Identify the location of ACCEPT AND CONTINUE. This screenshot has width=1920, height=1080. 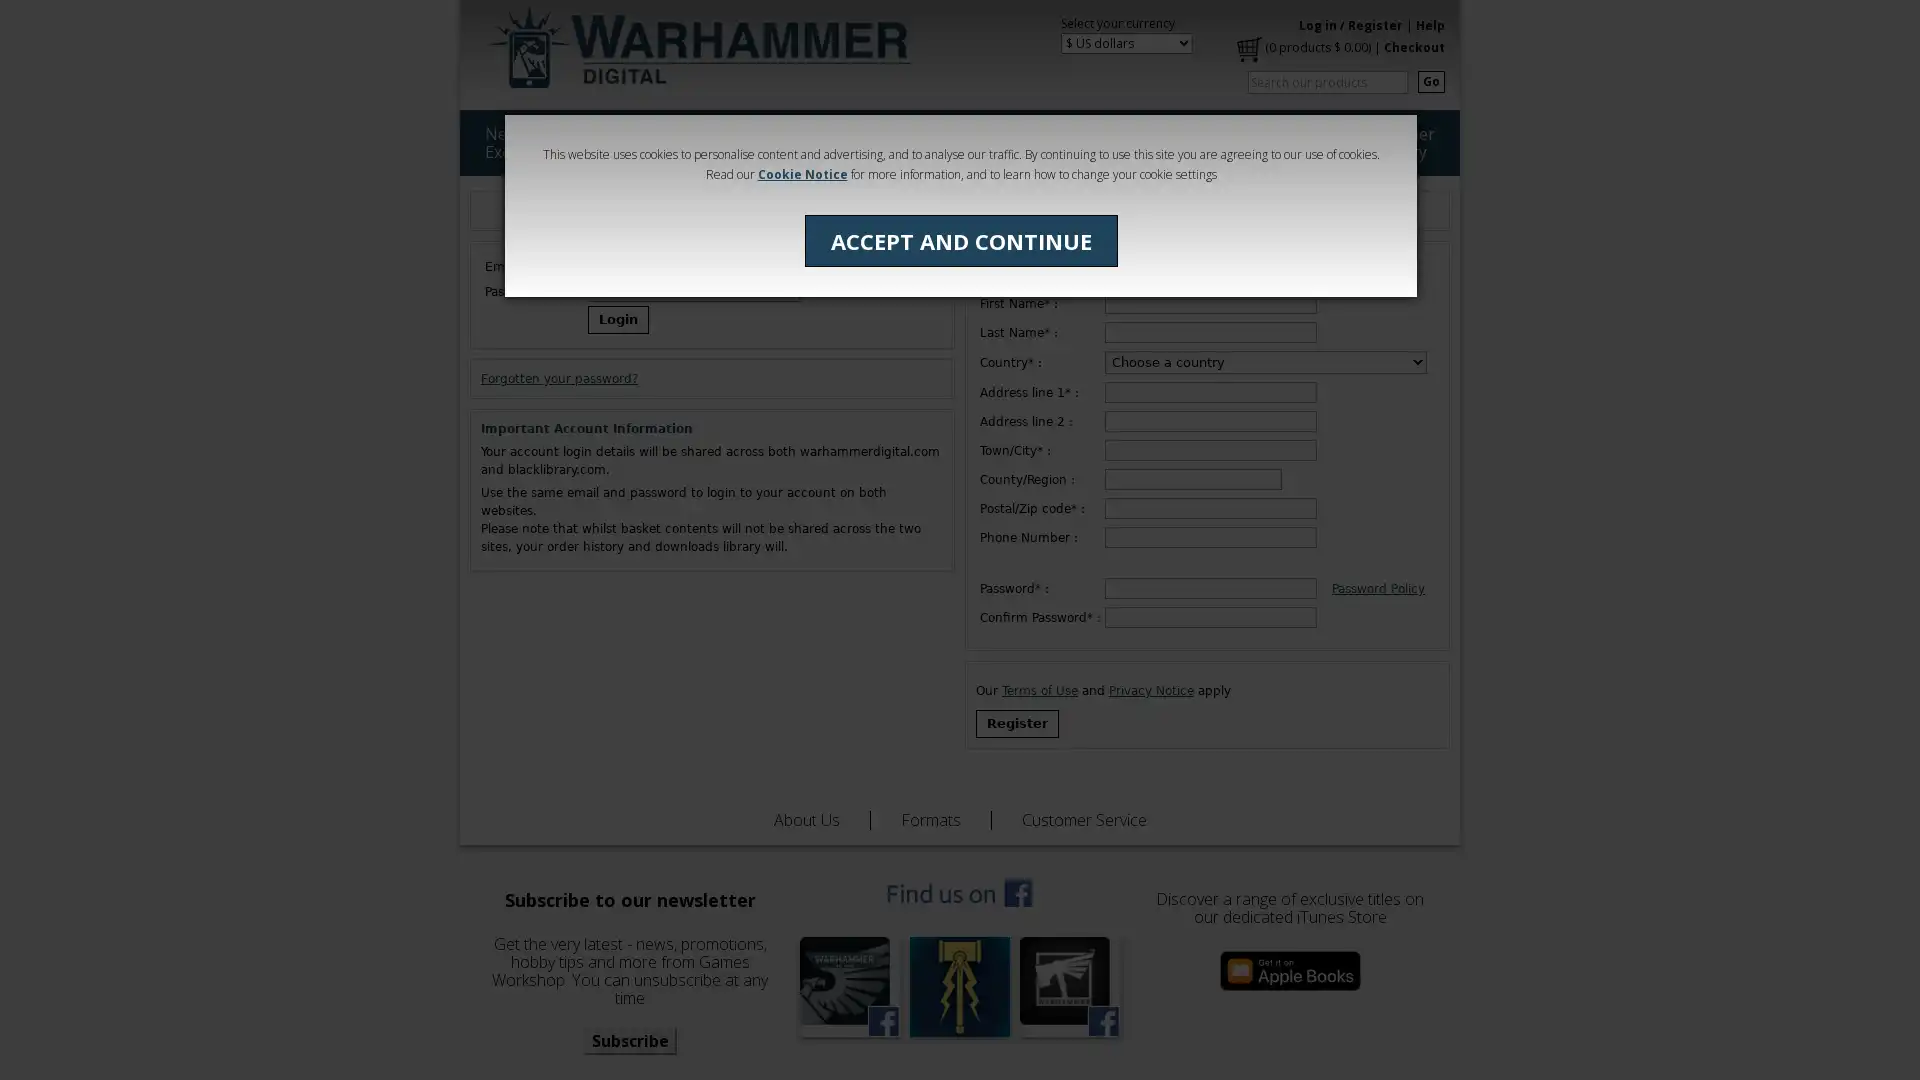
(960, 239).